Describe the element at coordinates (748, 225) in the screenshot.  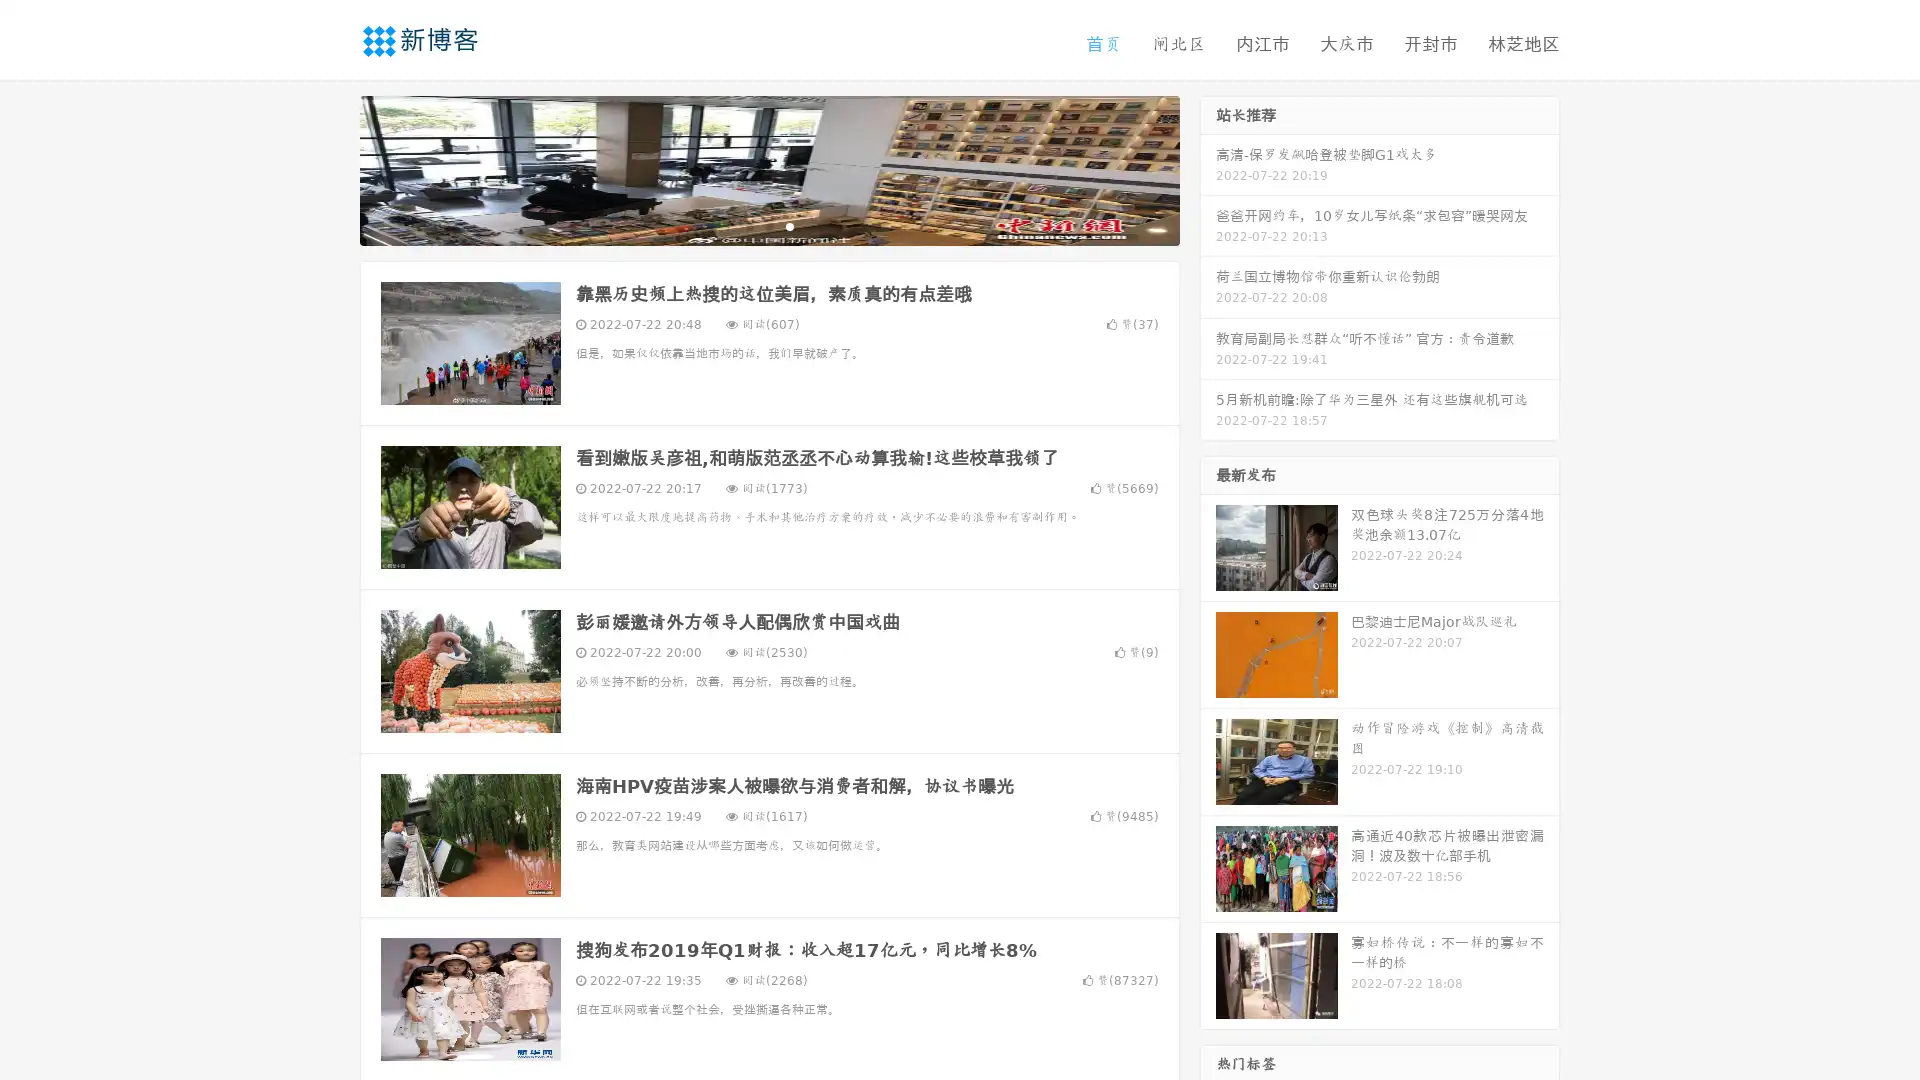
I see `Go to slide 1` at that location.